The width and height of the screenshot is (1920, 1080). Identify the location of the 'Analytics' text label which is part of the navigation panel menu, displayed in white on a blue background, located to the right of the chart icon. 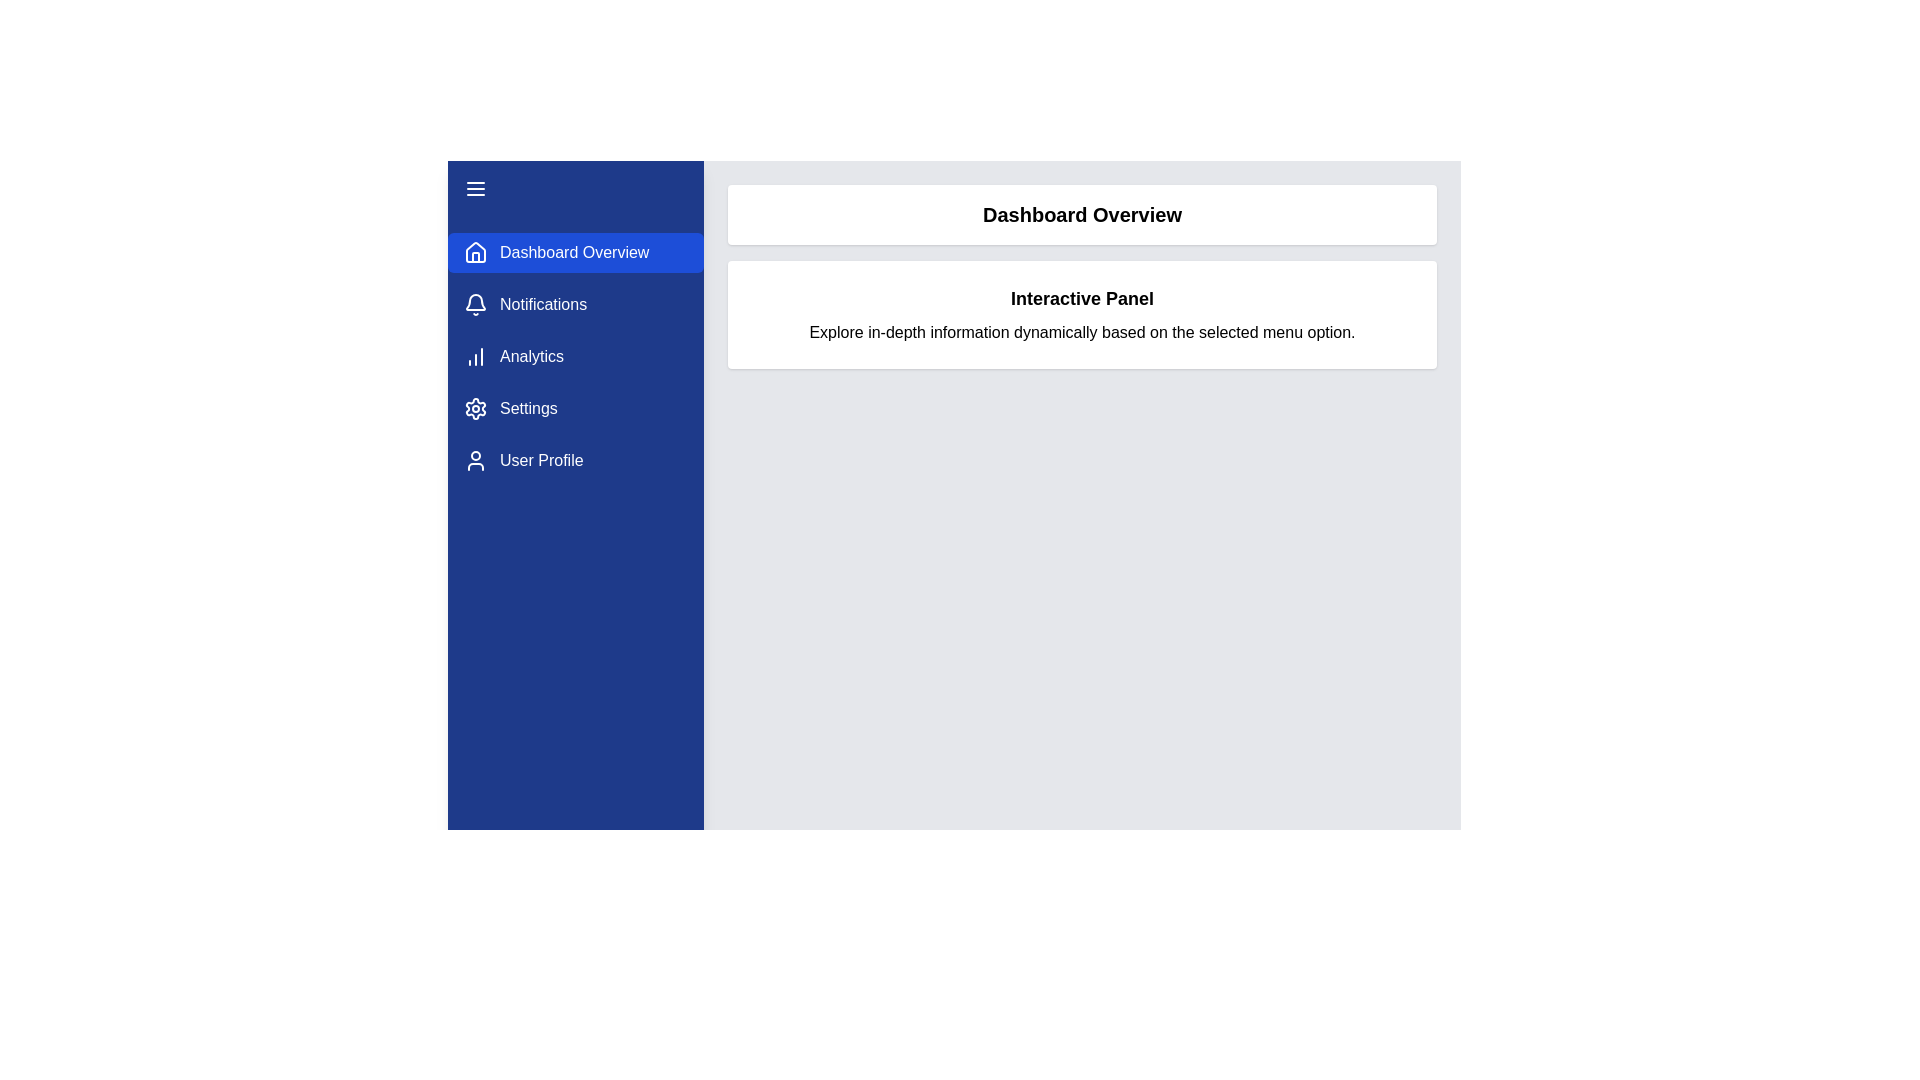
(532, 356).